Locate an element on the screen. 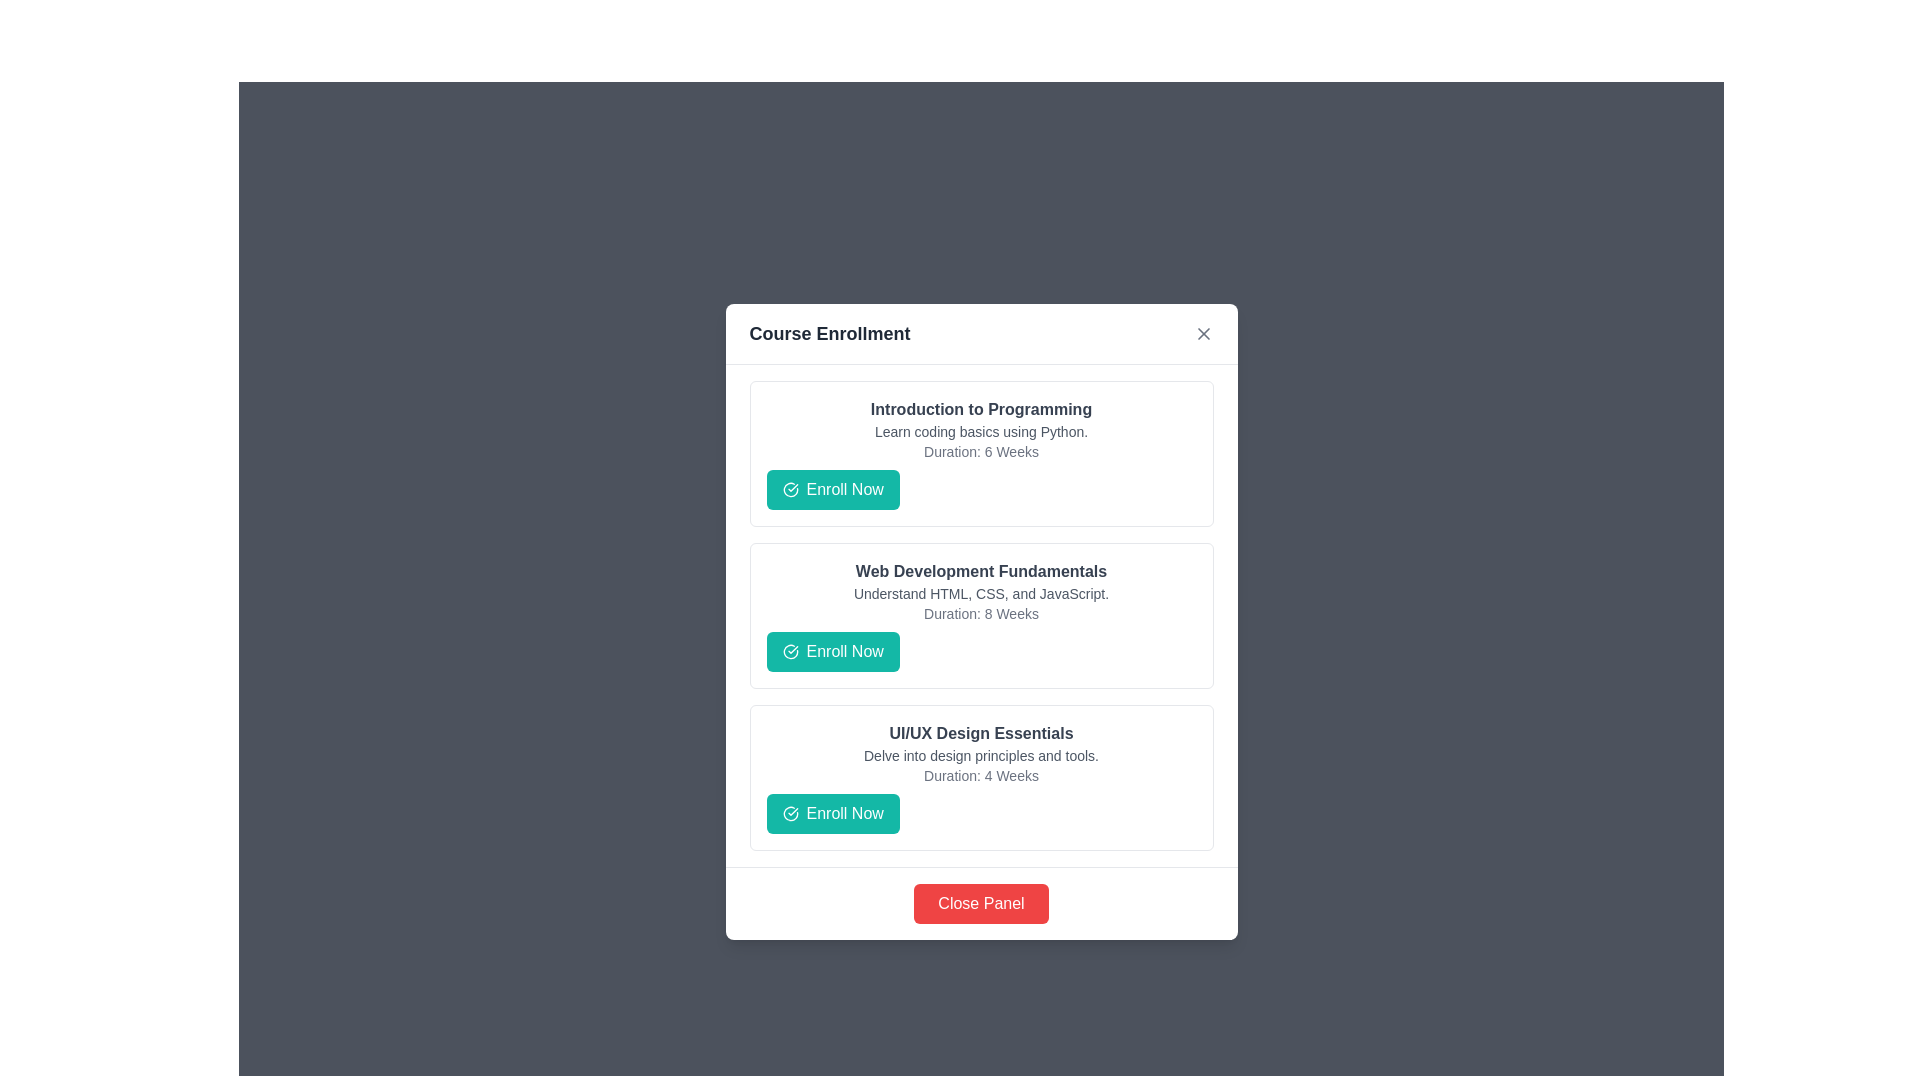  the red rectangular button labeled 'Close Panel' is located at coordinates (981, 903).